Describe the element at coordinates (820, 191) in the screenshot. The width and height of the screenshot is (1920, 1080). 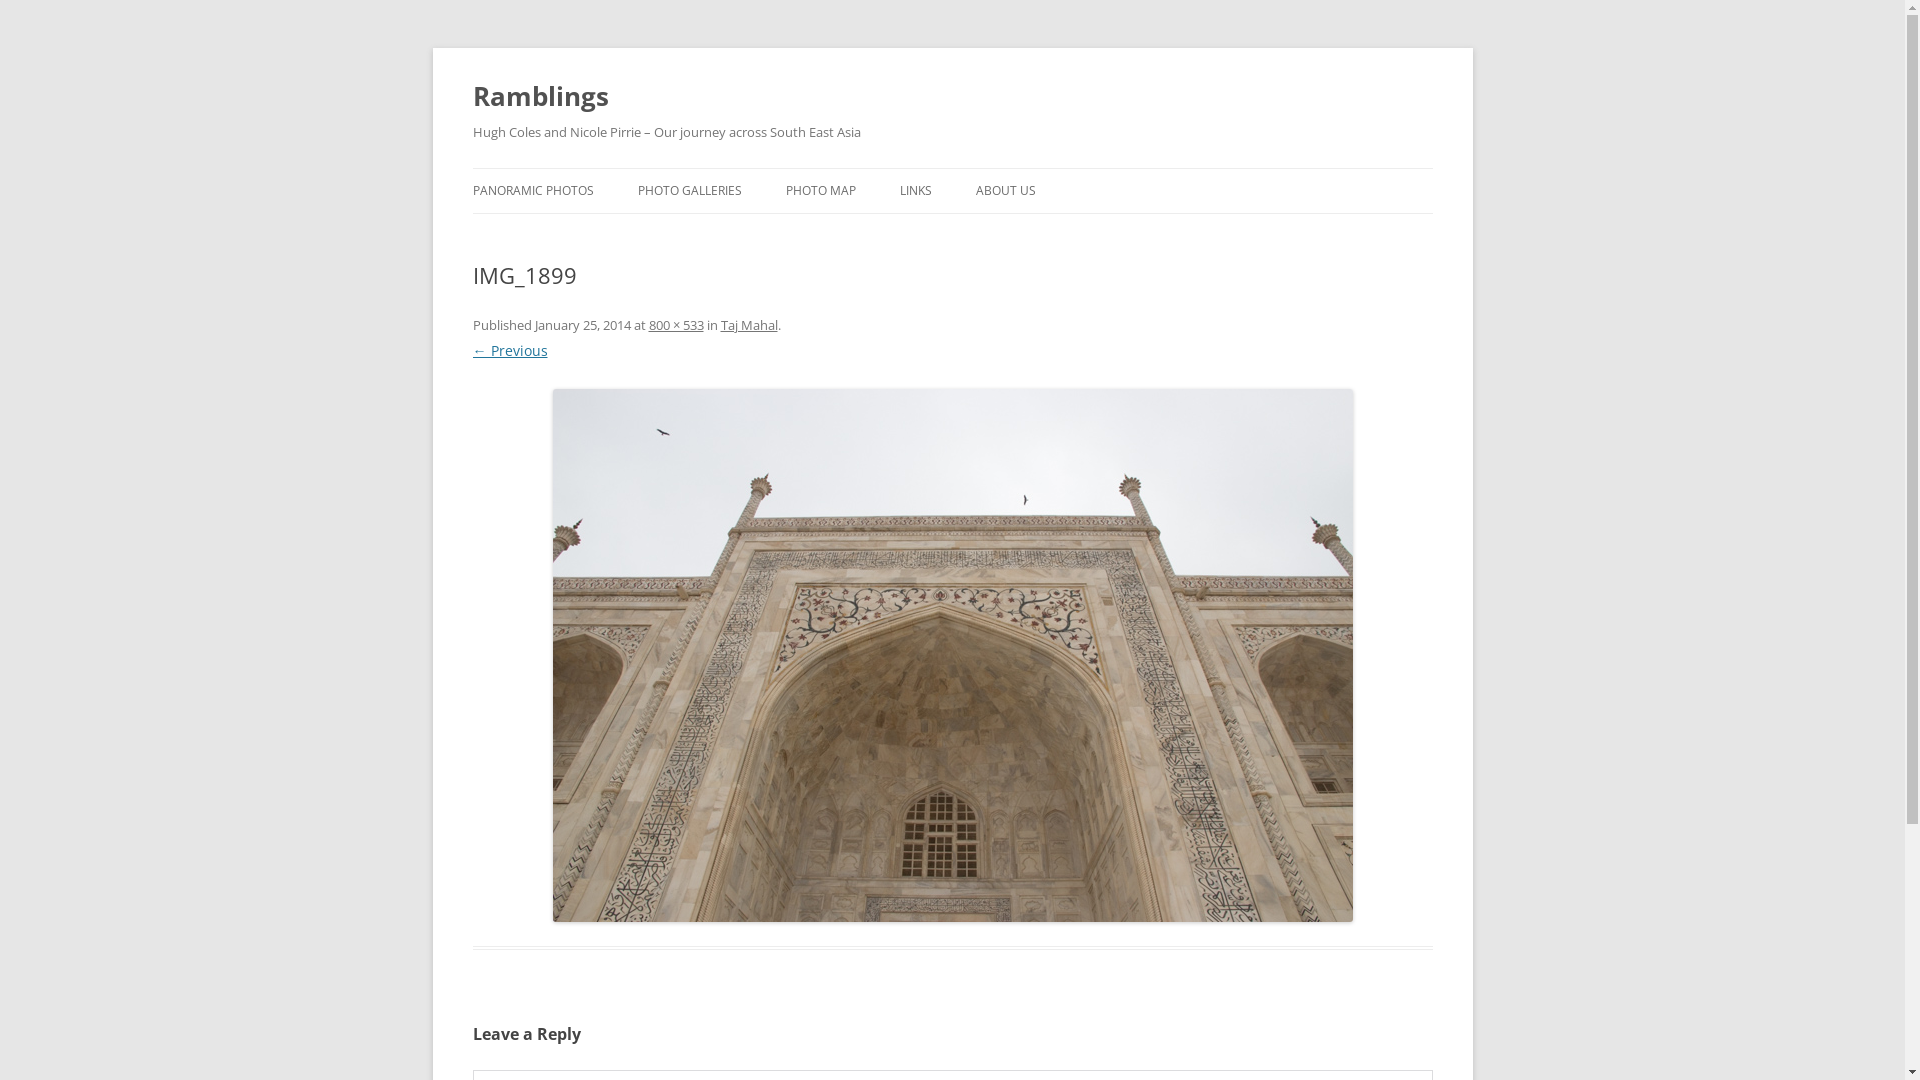
I see `'PHOTO MAP'` at that location.